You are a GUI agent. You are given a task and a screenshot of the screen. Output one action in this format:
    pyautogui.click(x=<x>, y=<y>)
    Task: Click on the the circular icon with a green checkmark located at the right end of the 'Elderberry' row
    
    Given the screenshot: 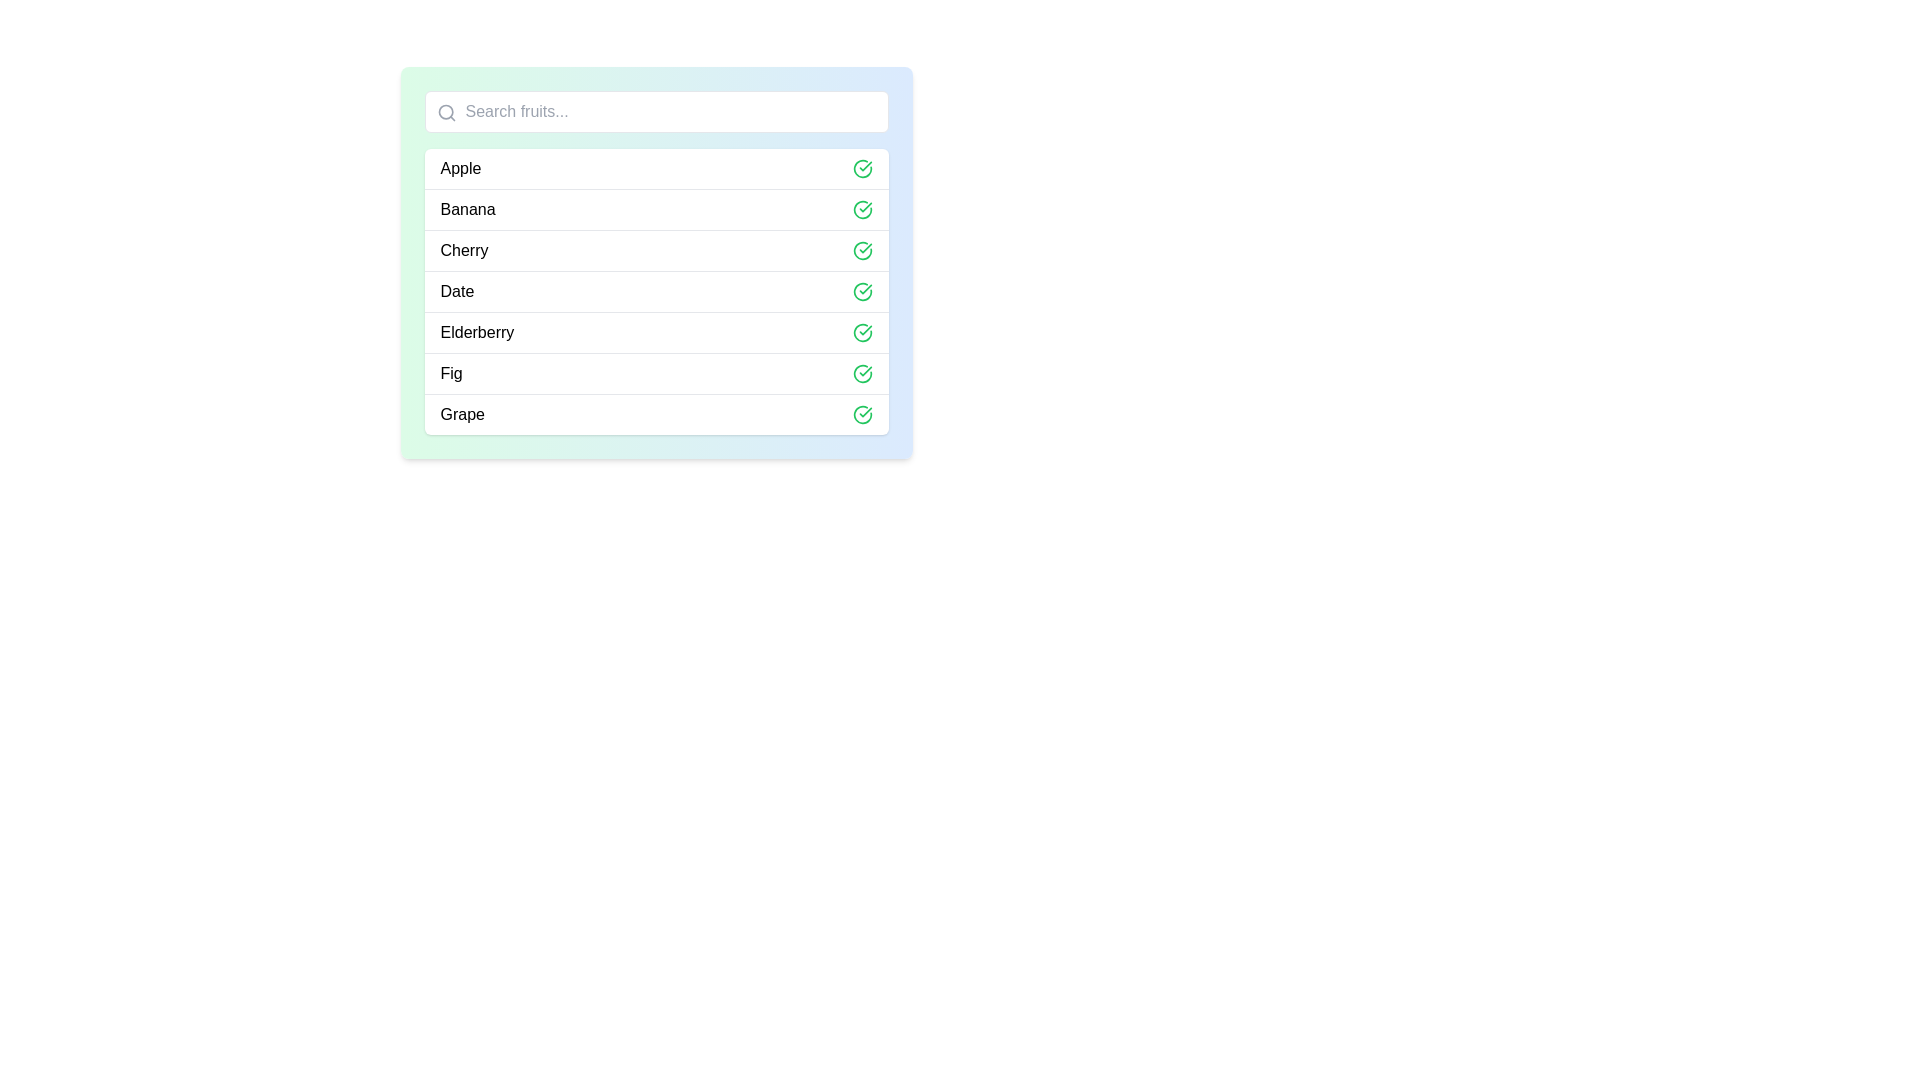 What is the action you would take?
    pyautogui.click(x=862, y=331)
    